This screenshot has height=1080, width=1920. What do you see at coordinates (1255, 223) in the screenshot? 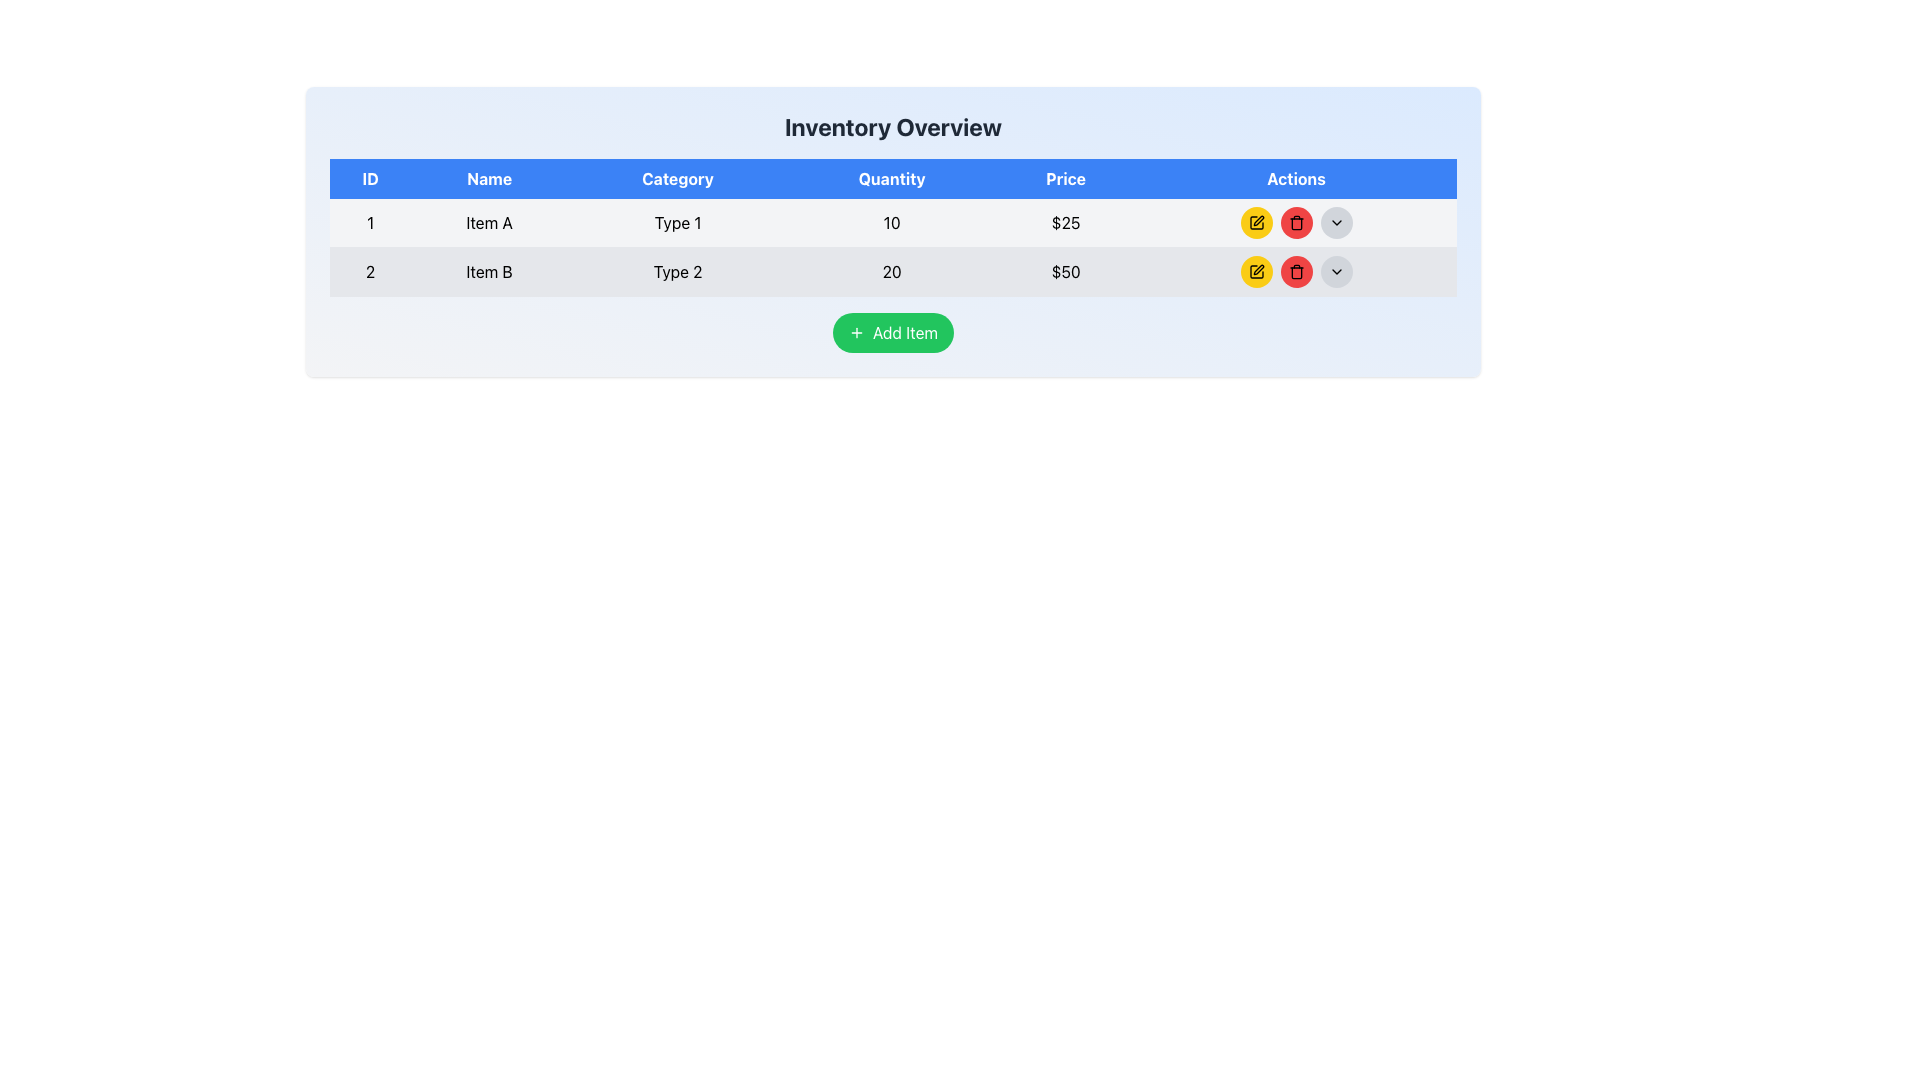
I see `the edit button located at the first position in the actions section of the first data row in the table` at bounding box center [1255, 223].